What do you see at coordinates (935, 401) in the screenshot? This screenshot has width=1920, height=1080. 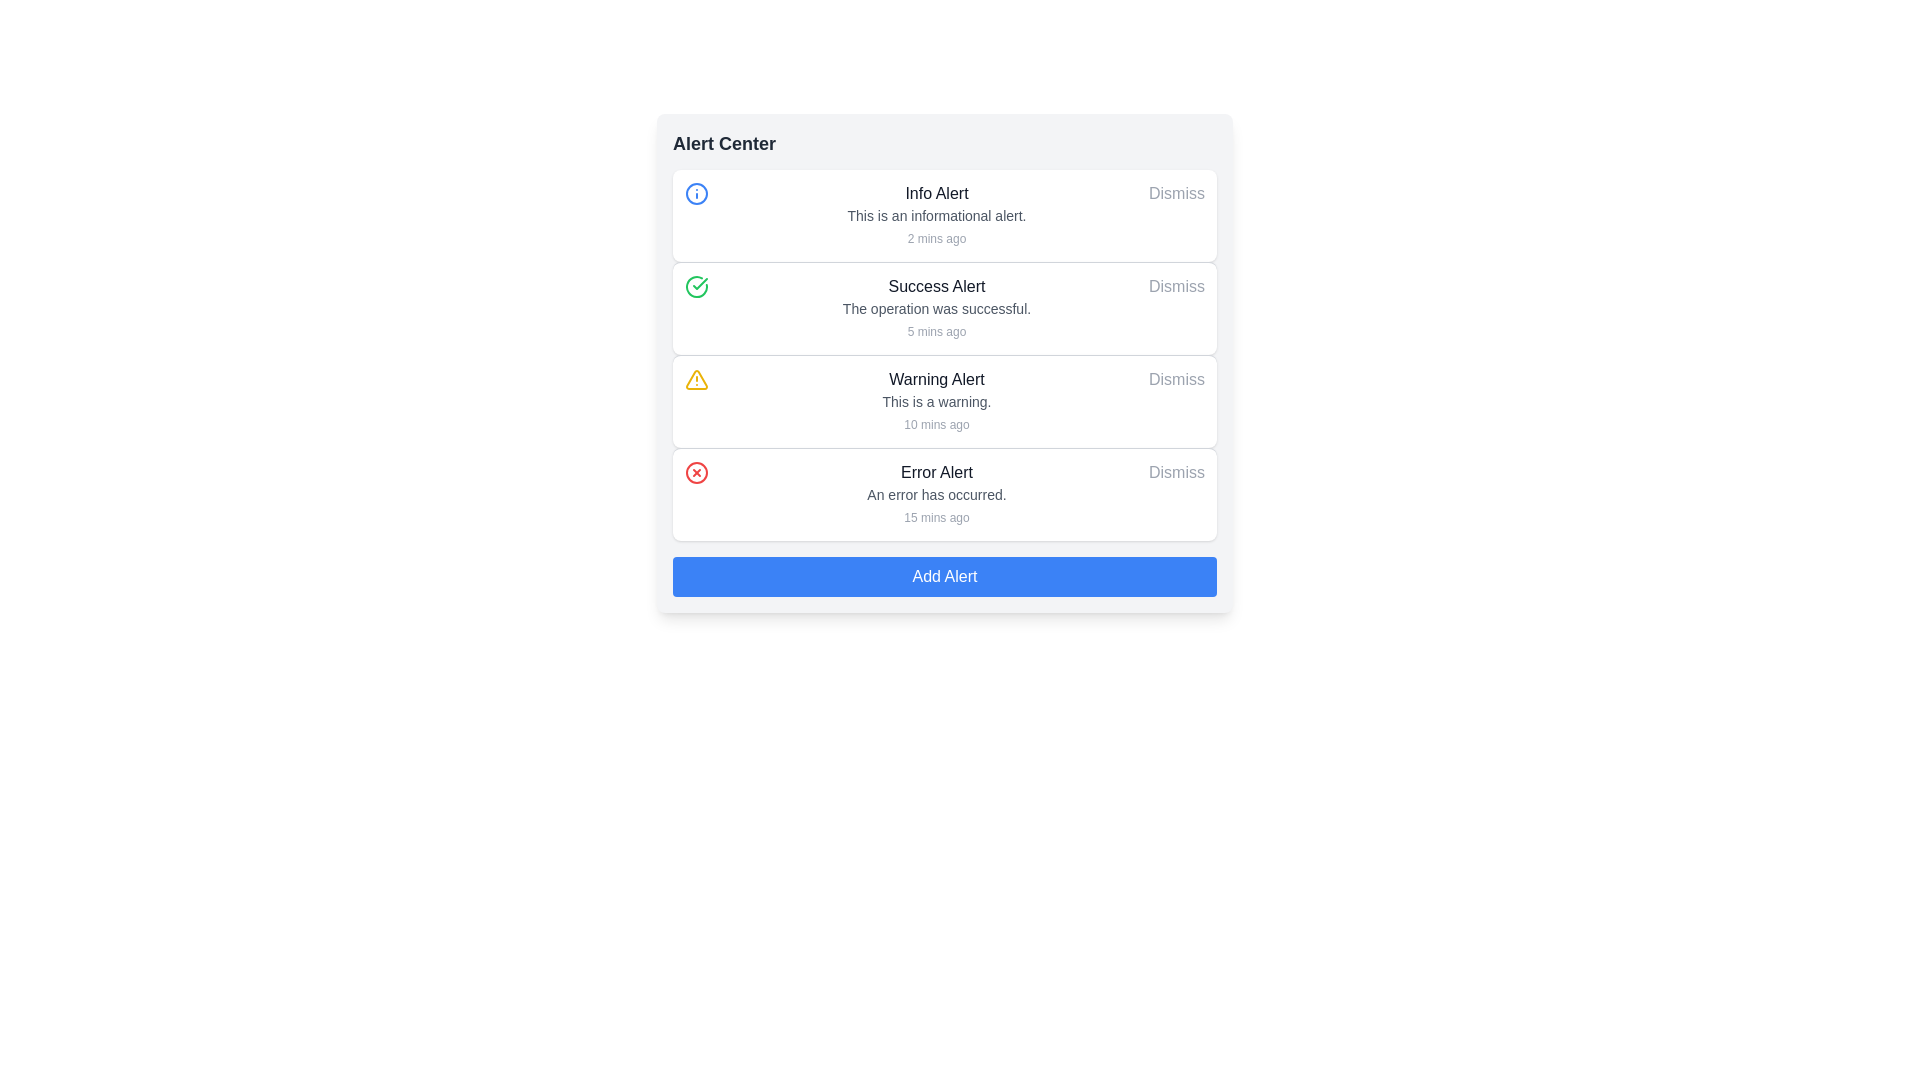 I see `the text label displaying 'This is a warning.' located below the bolded title 'Warning Alert' in the notification block` at bounding box center [935, 401].